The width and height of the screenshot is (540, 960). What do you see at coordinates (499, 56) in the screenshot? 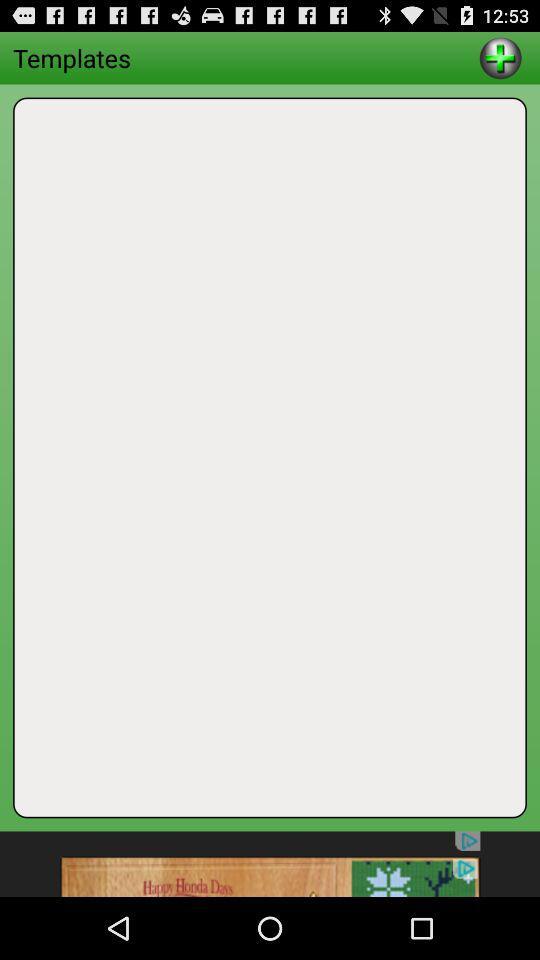
I see `template` at bounding box center [499, 56].